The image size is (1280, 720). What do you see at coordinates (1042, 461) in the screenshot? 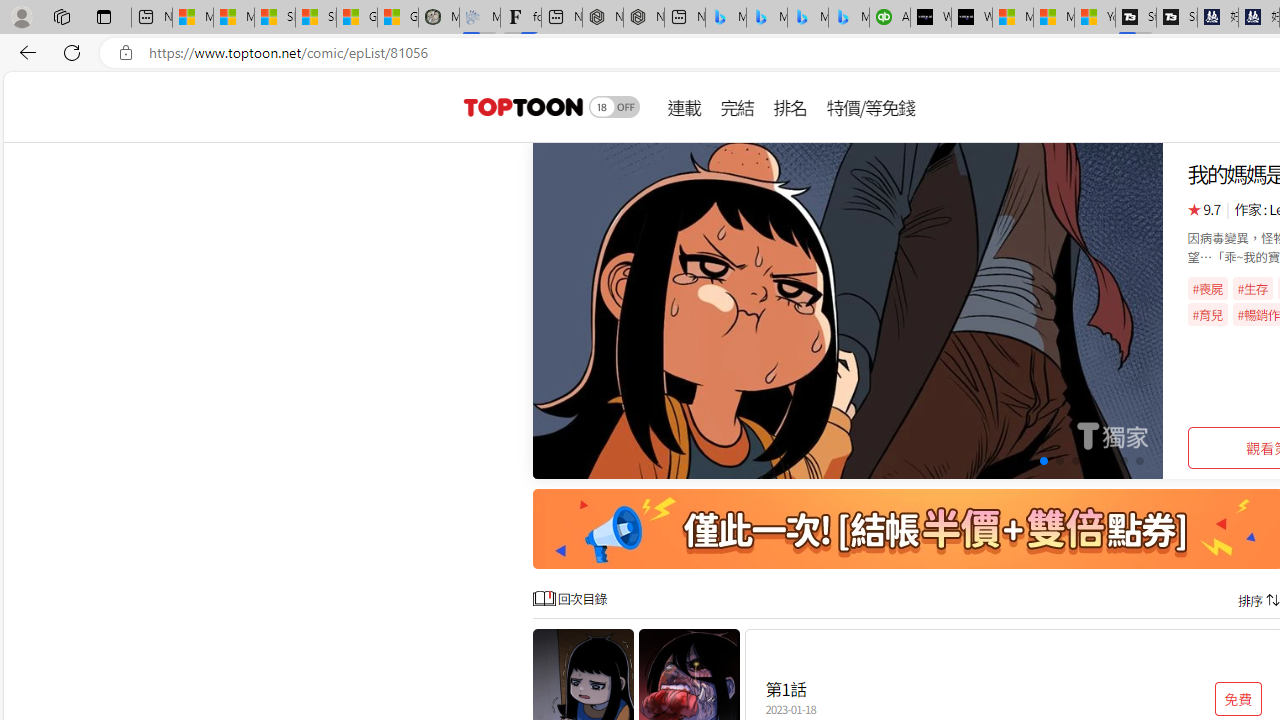
I see `'Go to slide 4'` at bounding box center [1042, 461].